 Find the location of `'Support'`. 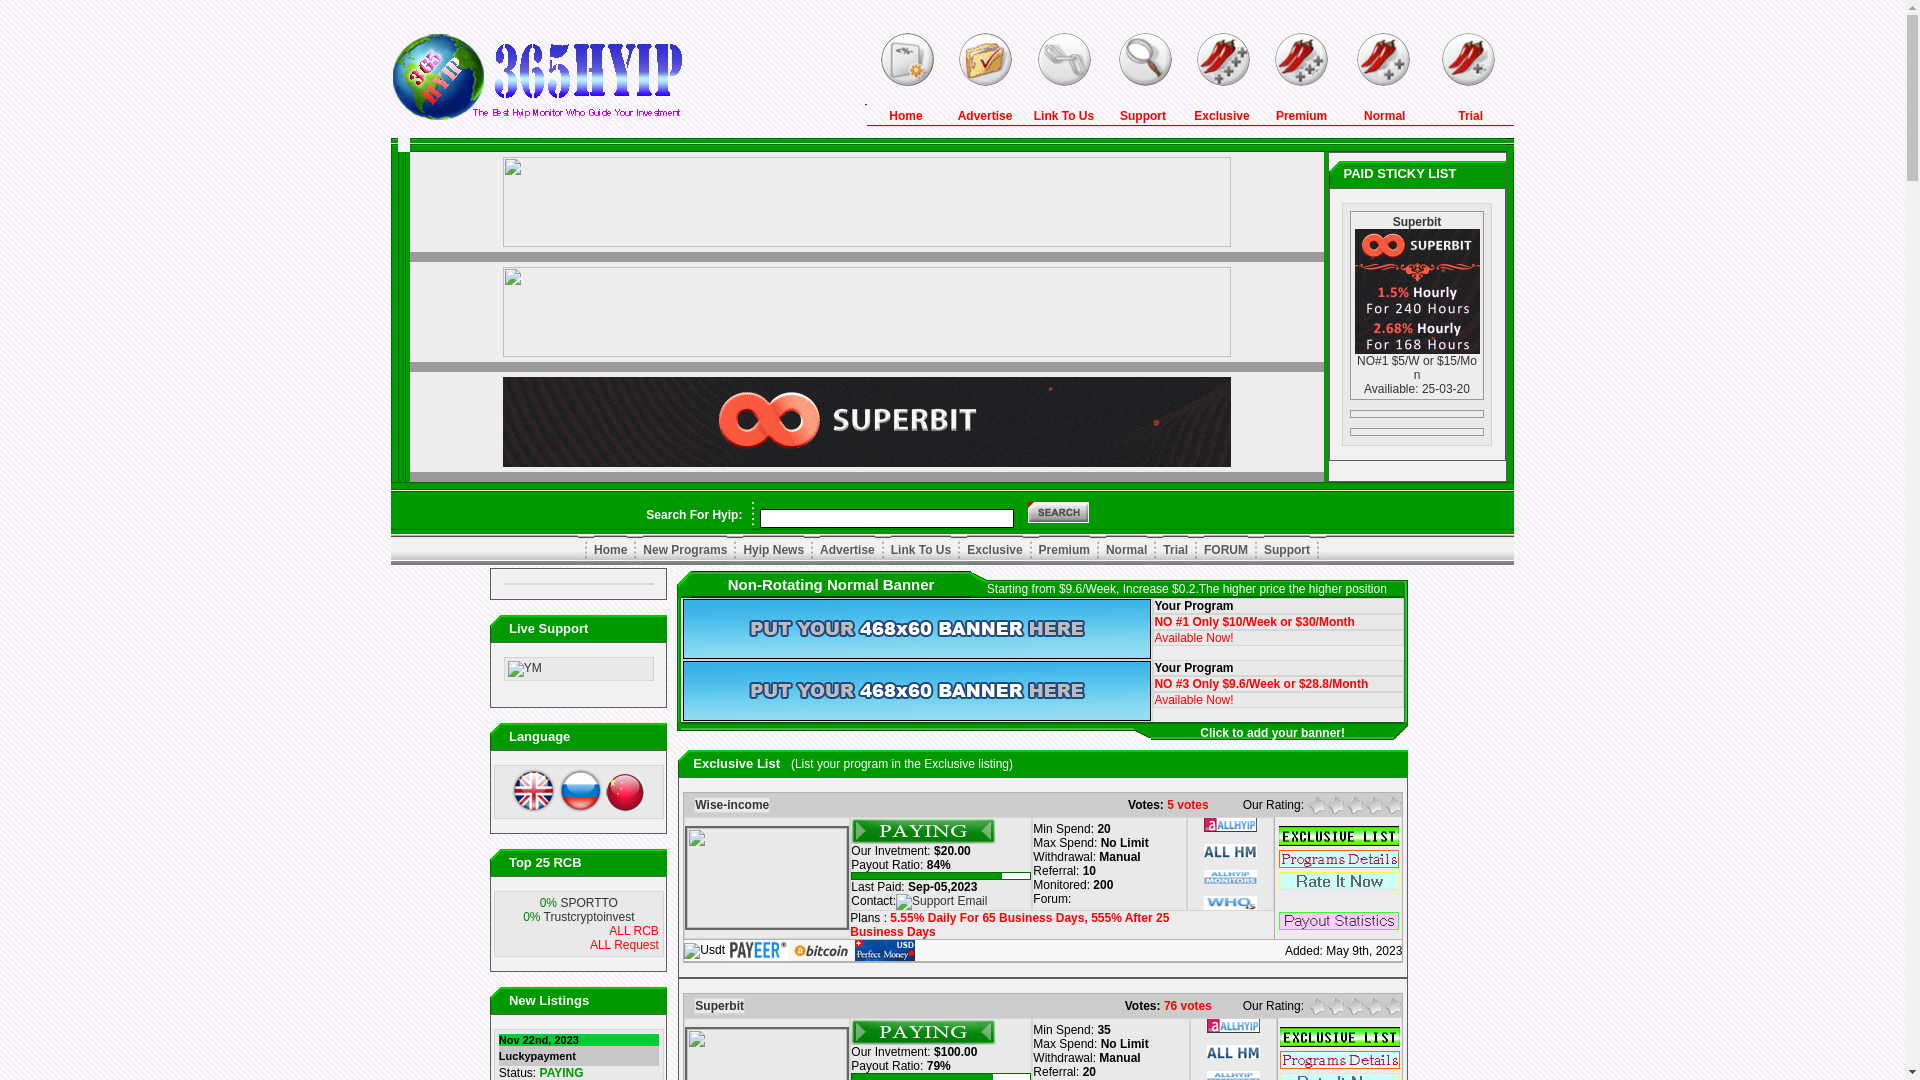

'Support' is located at coordinates (1142, 115).